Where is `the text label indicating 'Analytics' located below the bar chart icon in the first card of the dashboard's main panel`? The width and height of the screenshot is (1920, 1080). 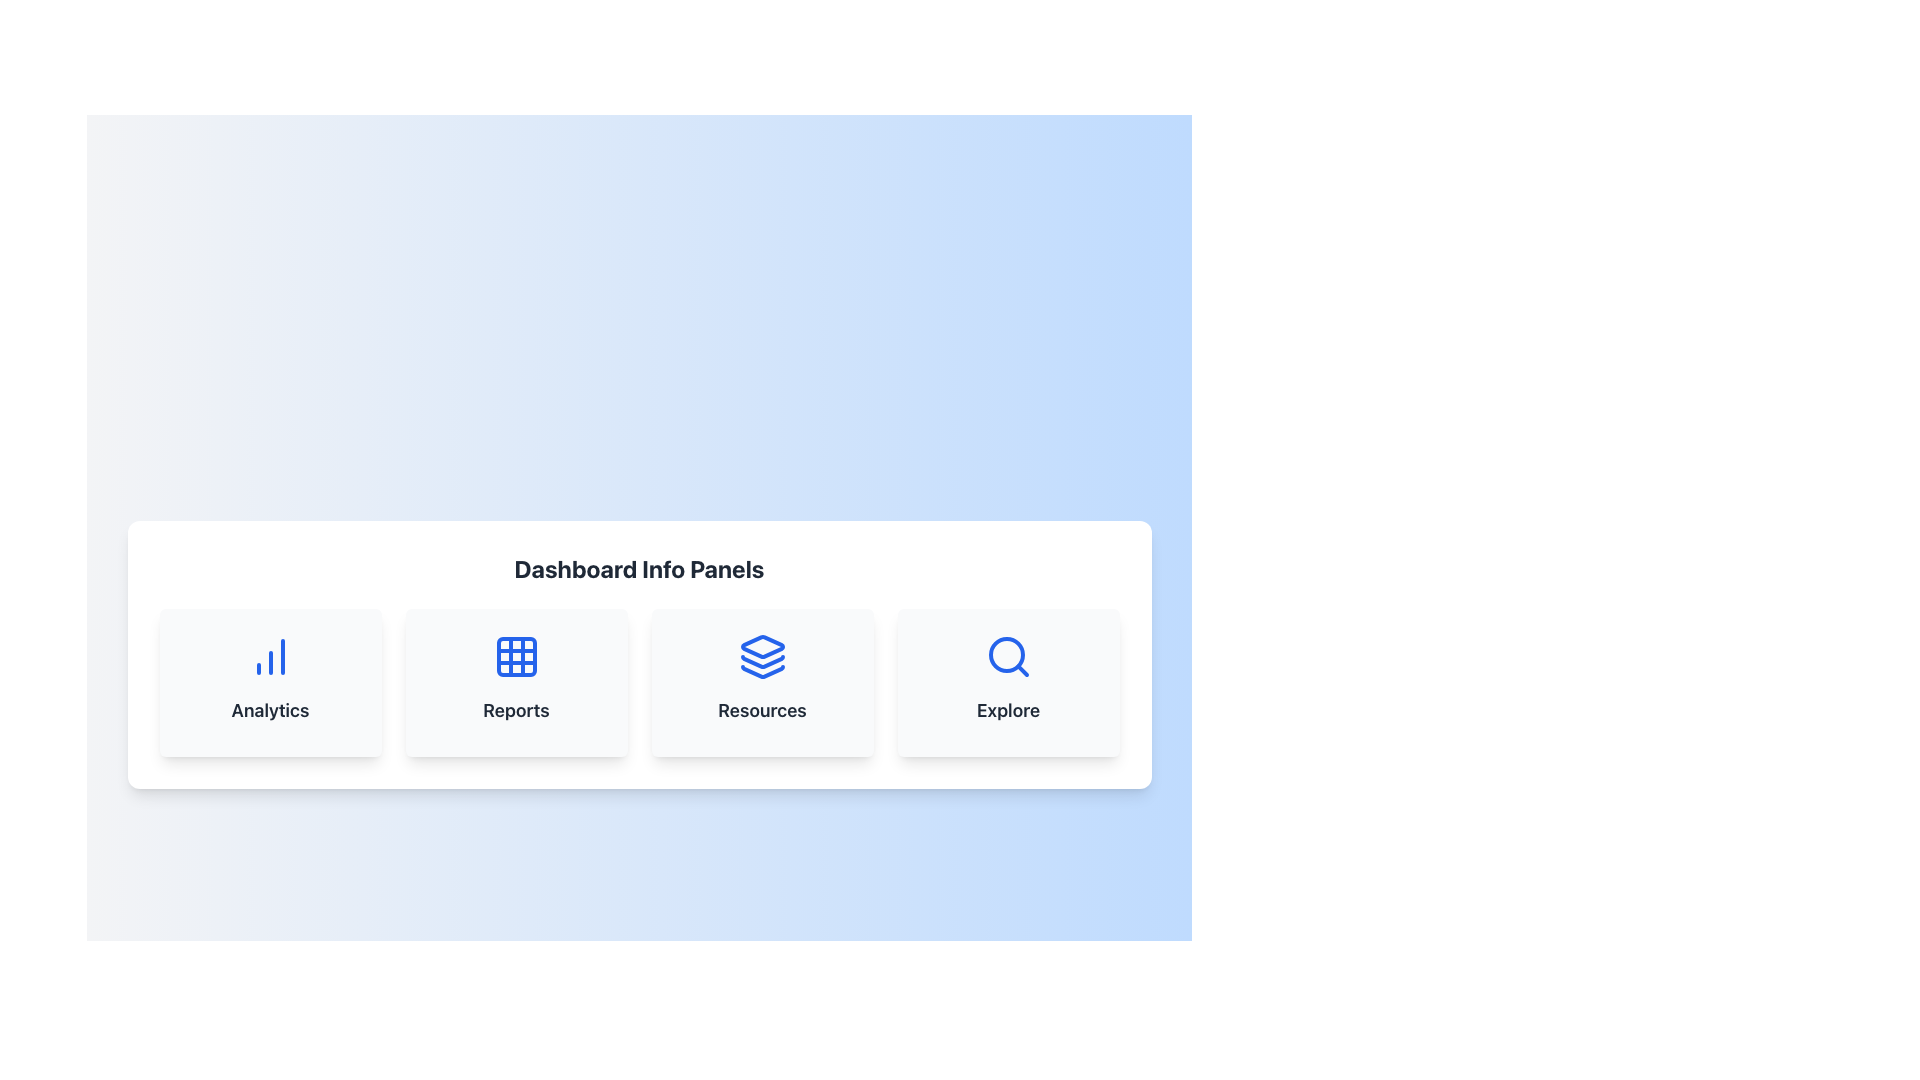 the text label indicating 'Analytics' located below the bar chart icon in the first card of the dashboard's main panel is located at coordinates (269, 709).